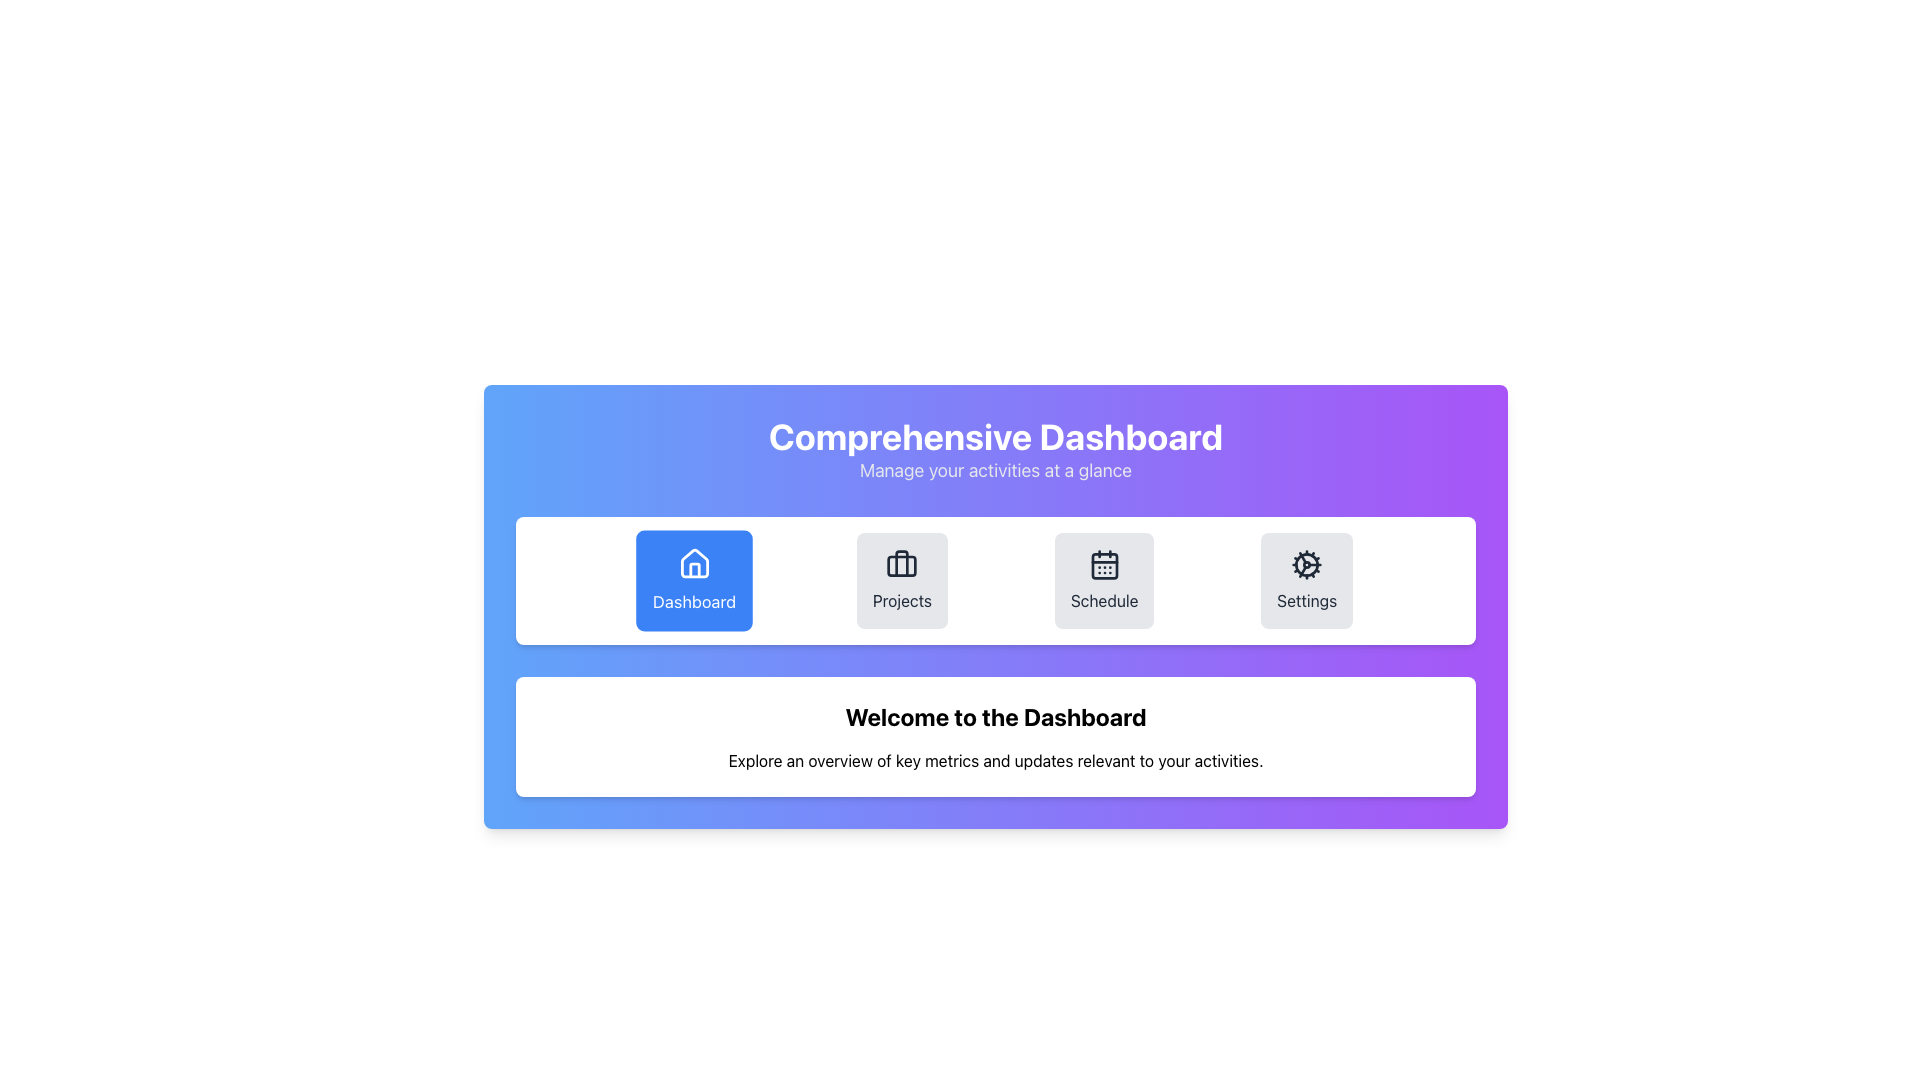  I want to click on the cog-shaped icon within the 'Settings' button located at the top right of the primary navigation section, so click(1307, 564).